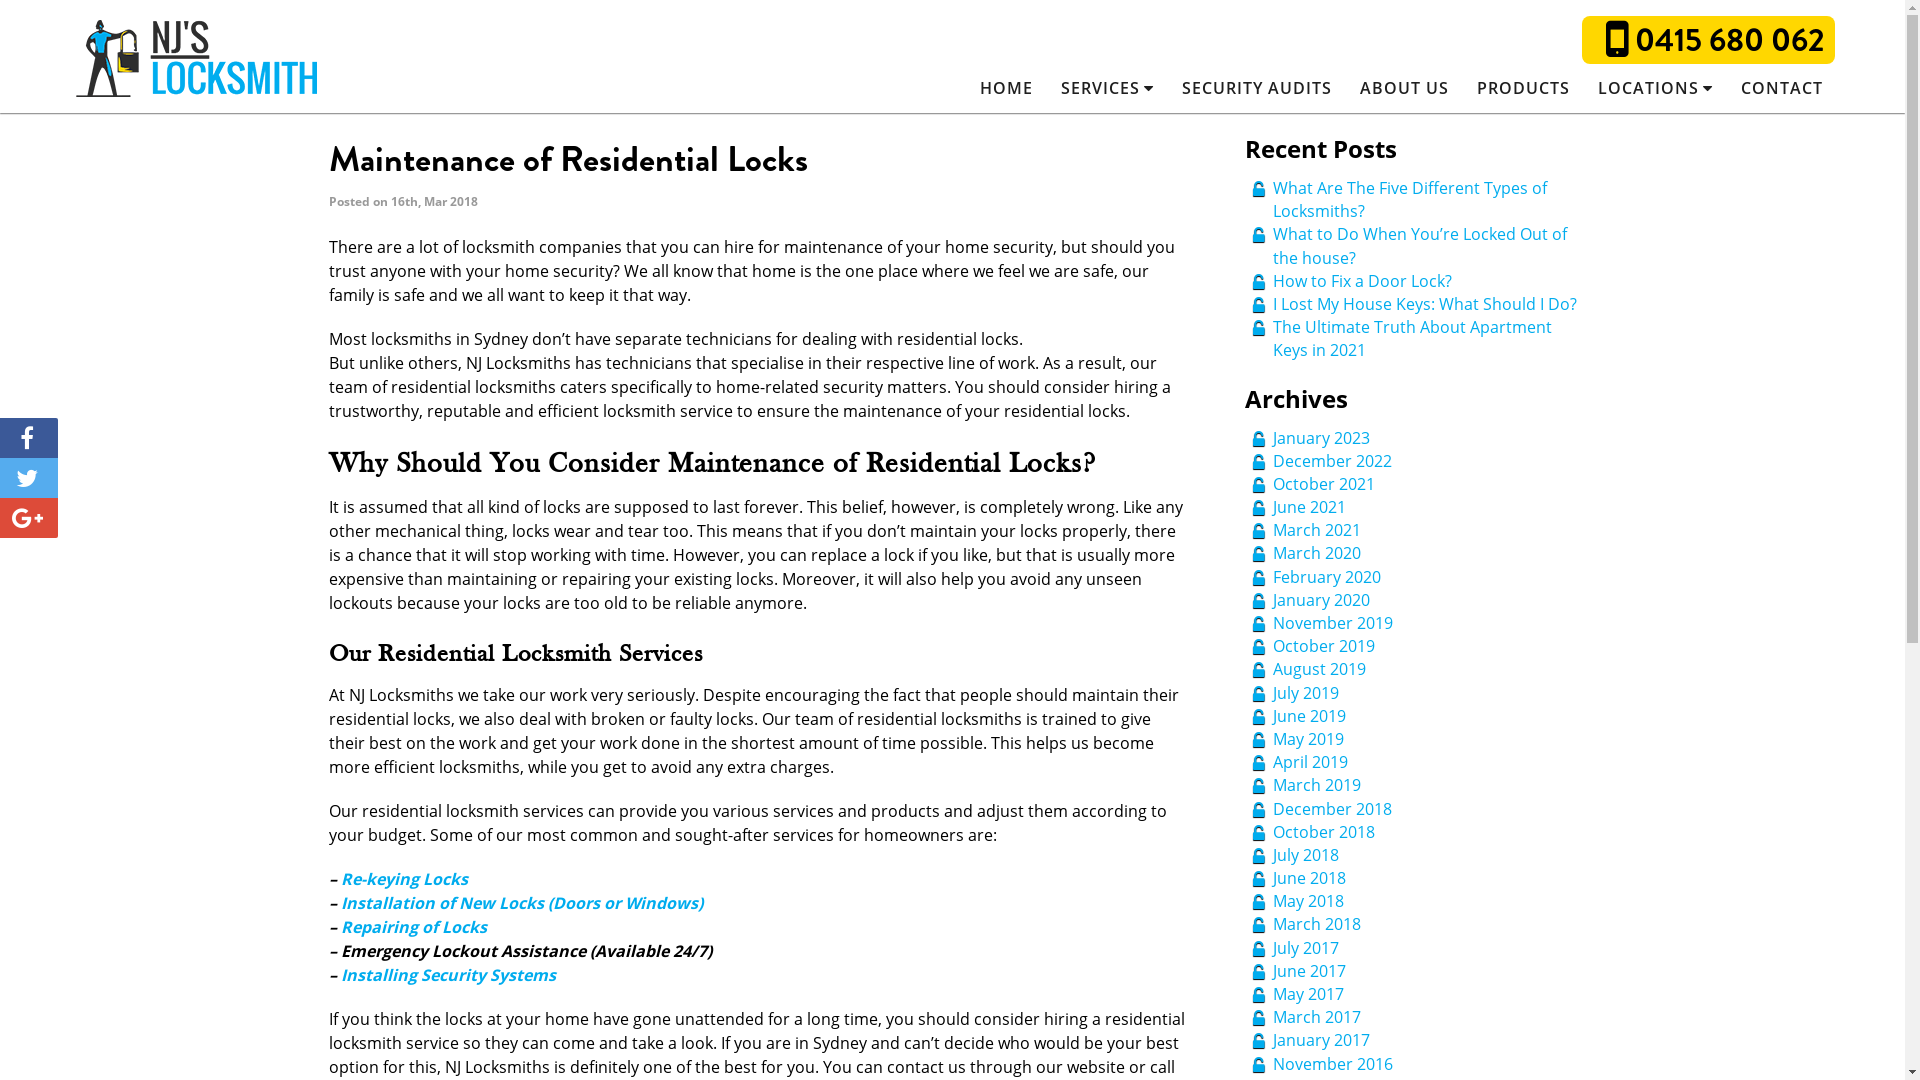 The height and width of the screenshot is (1080, 1920). I want to click on 'January 2017', so click(1320, 1039).